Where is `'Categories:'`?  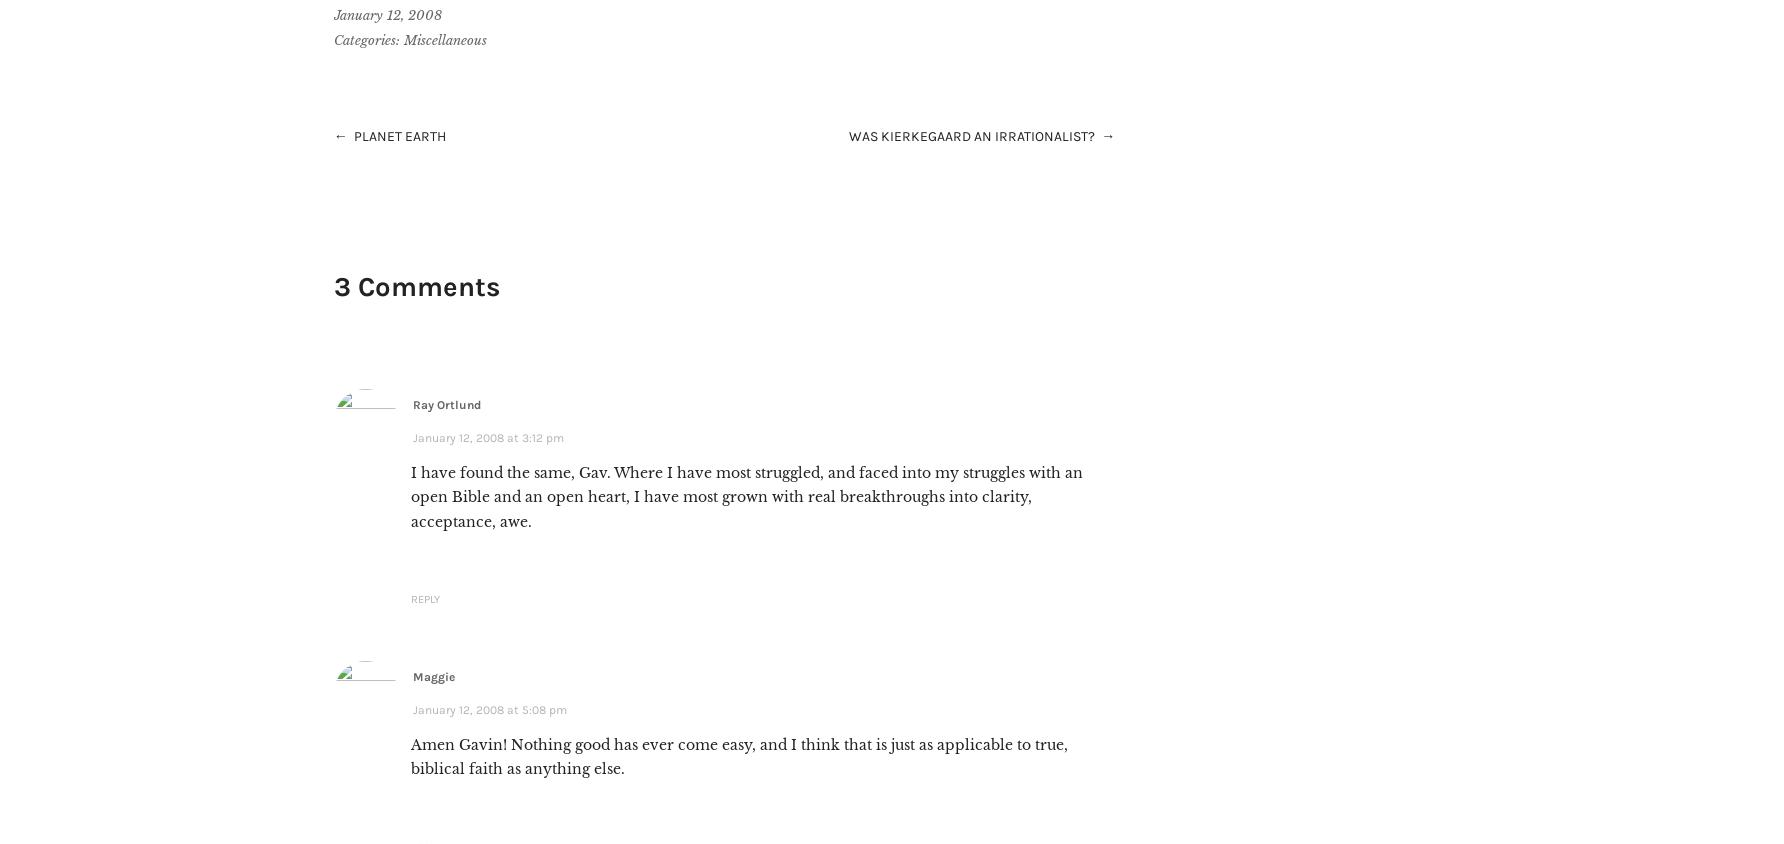
'Categories:' is located at coordinates (367, 39).